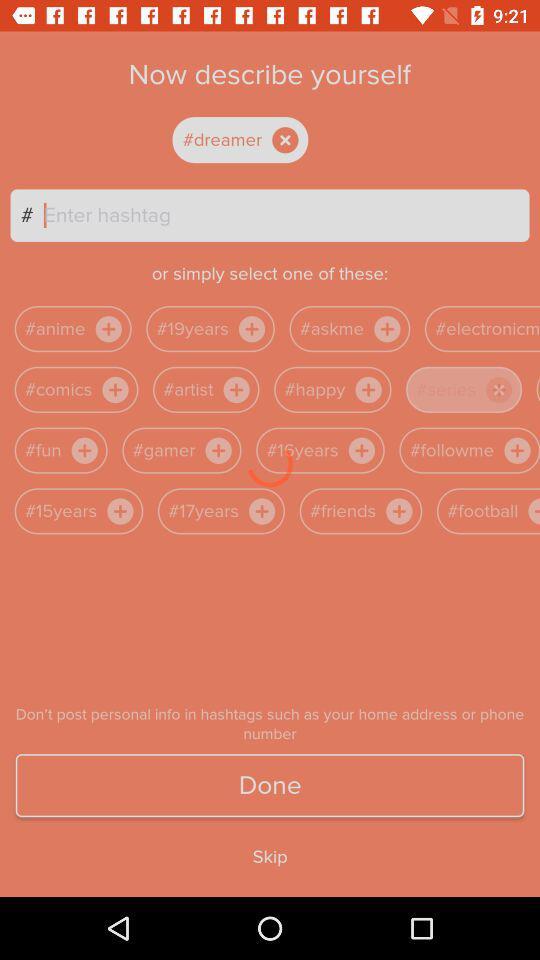 The height and width of the screenshot is (960, 540). Describe the element at coordinates (257, 139) in the screenshot. I see `already selected hashtag` at that location.